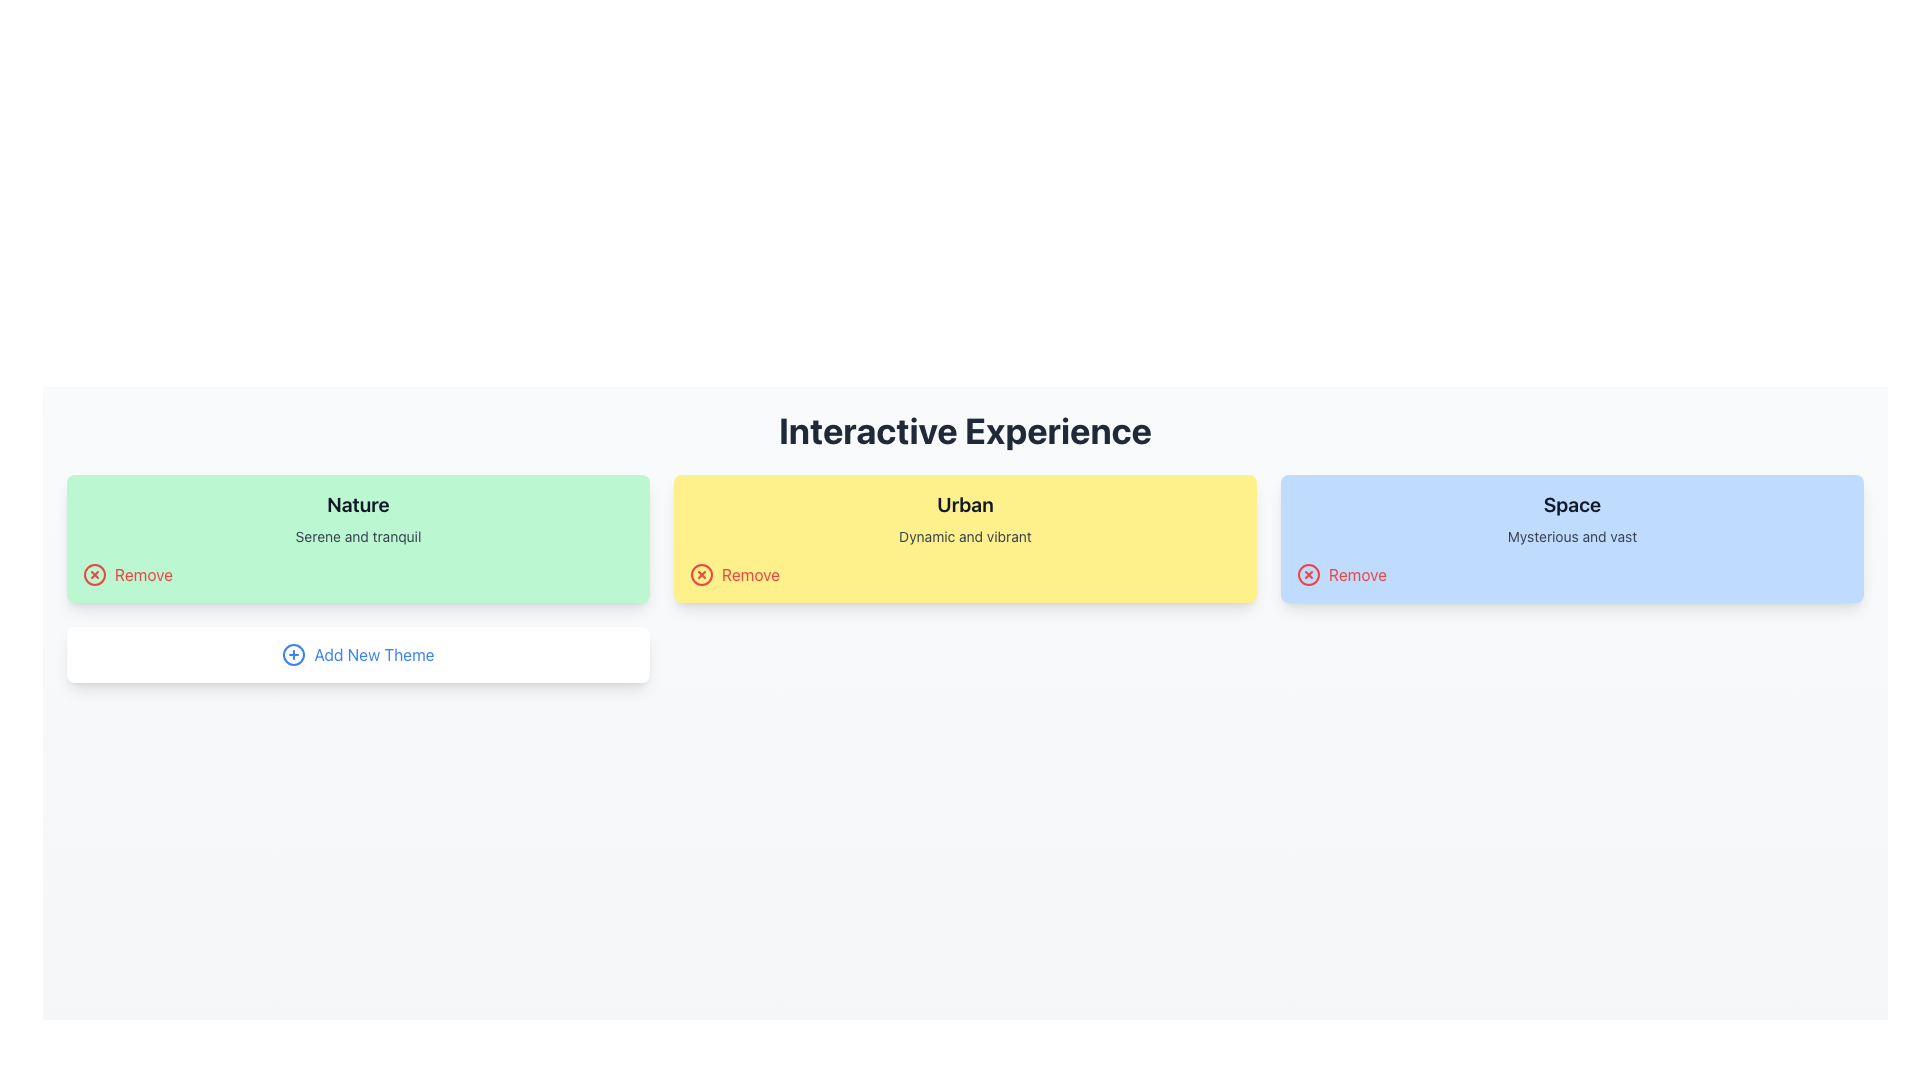 This screenshot has width=1920, height=1080. I want to click on the static text block reading 'Serene and tranquil' which is located beneath the 'Nature' title and above the 'Remove' button in the first card, so click(358, 535).